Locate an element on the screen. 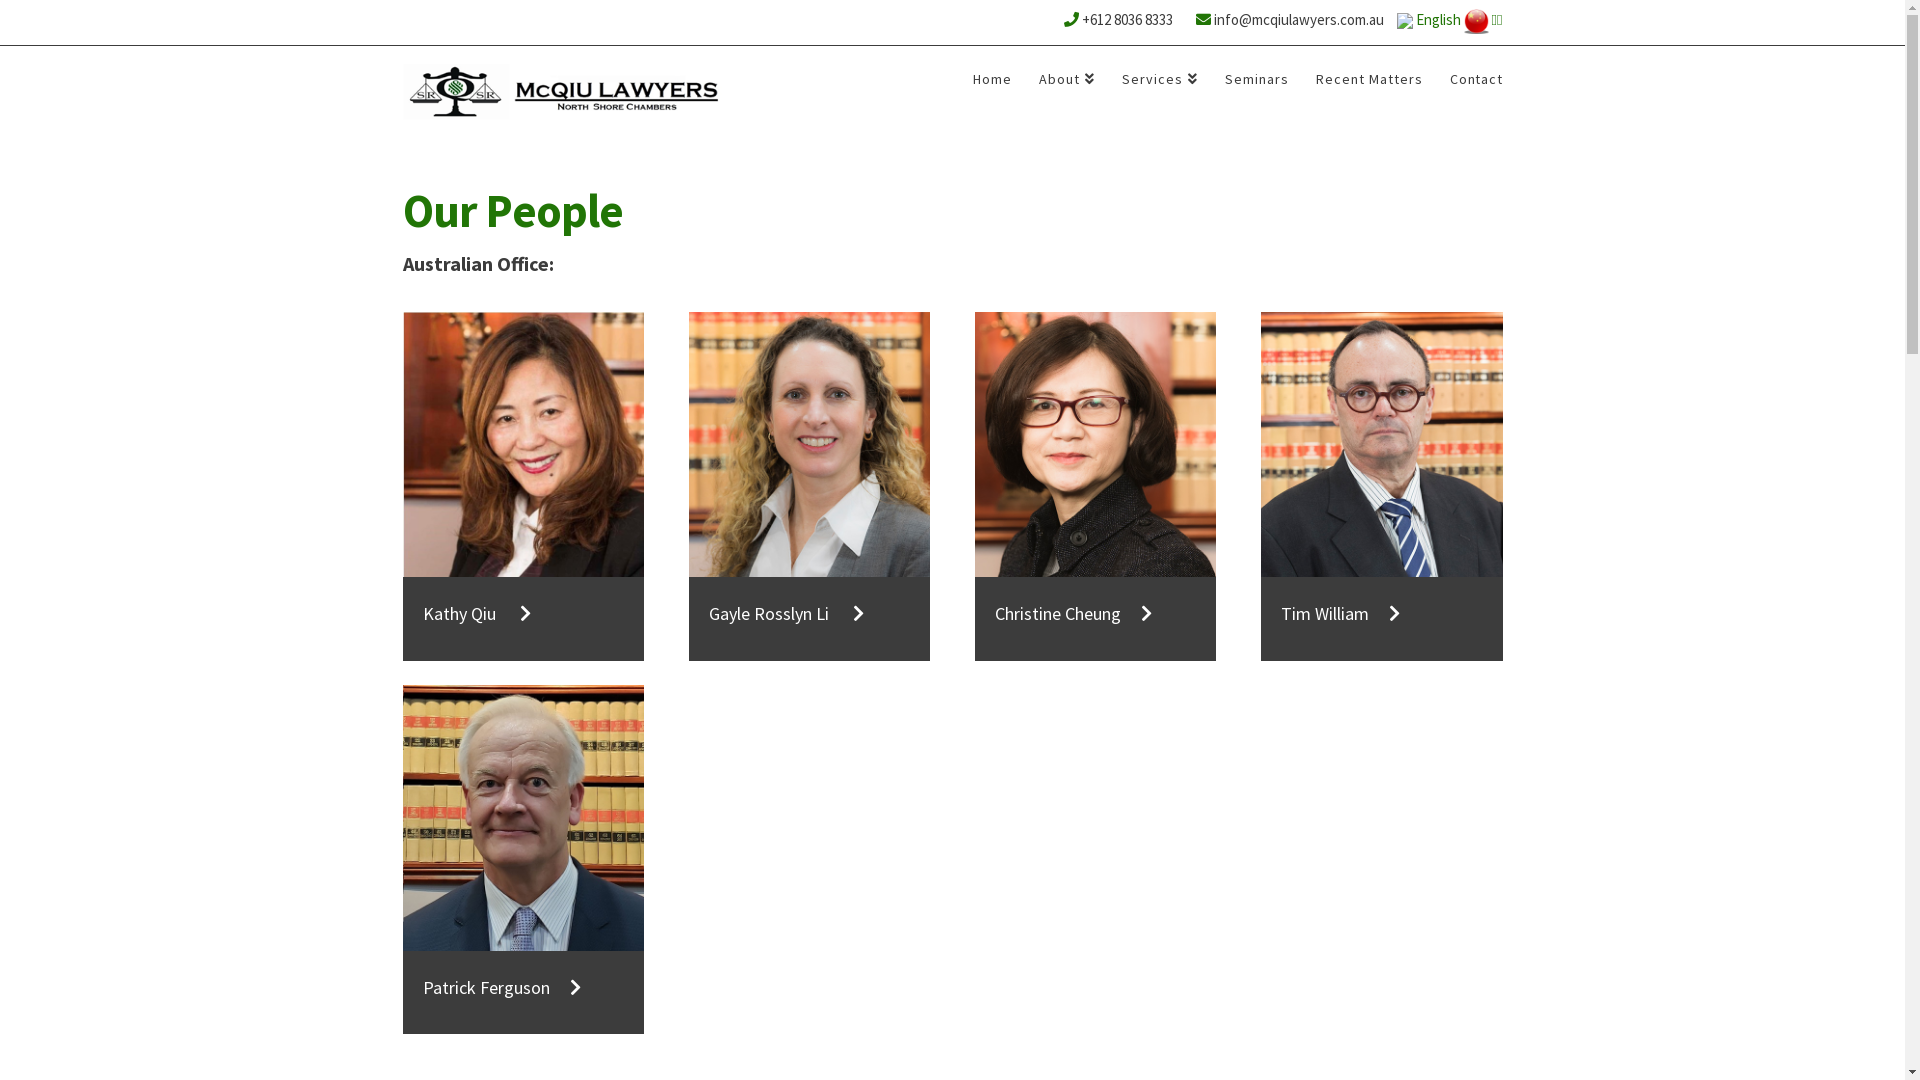 The image size is (1920, 1080). 'Contact' is located at coordinates (1469, 84).